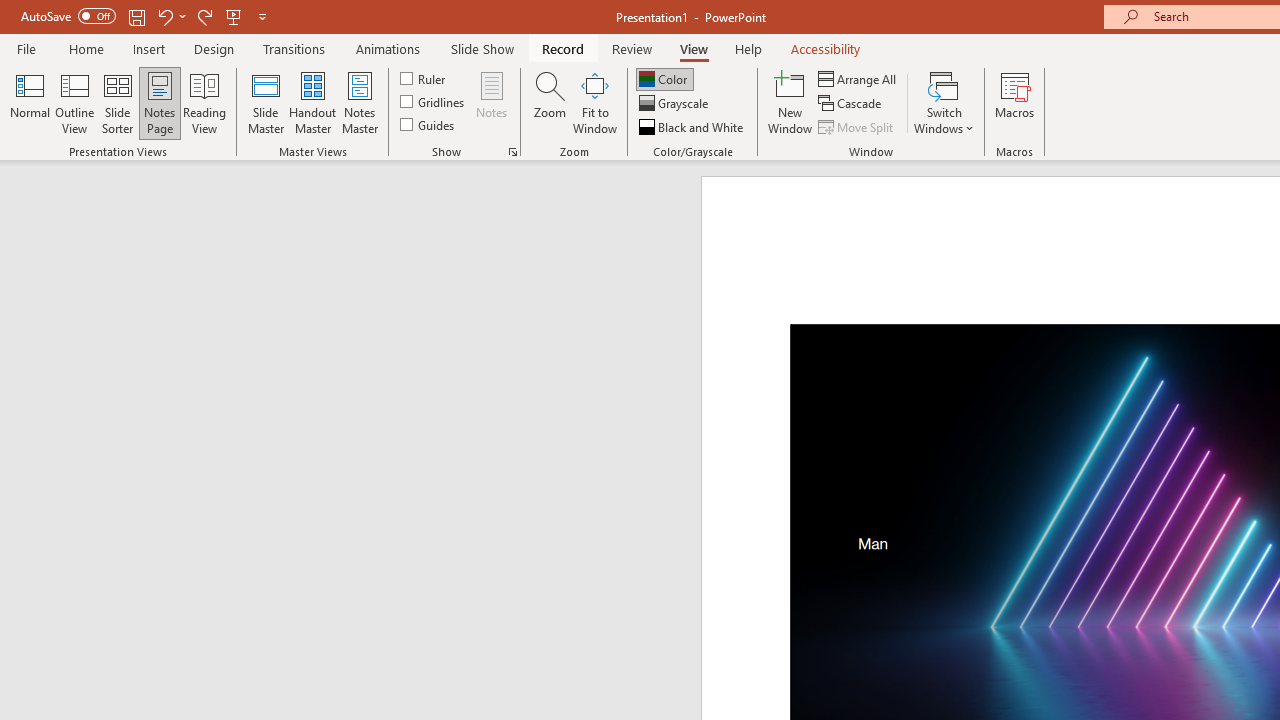 This screenshot has height=720, width=1280. I want to click on 'Switch Windows', so click(943, 103).